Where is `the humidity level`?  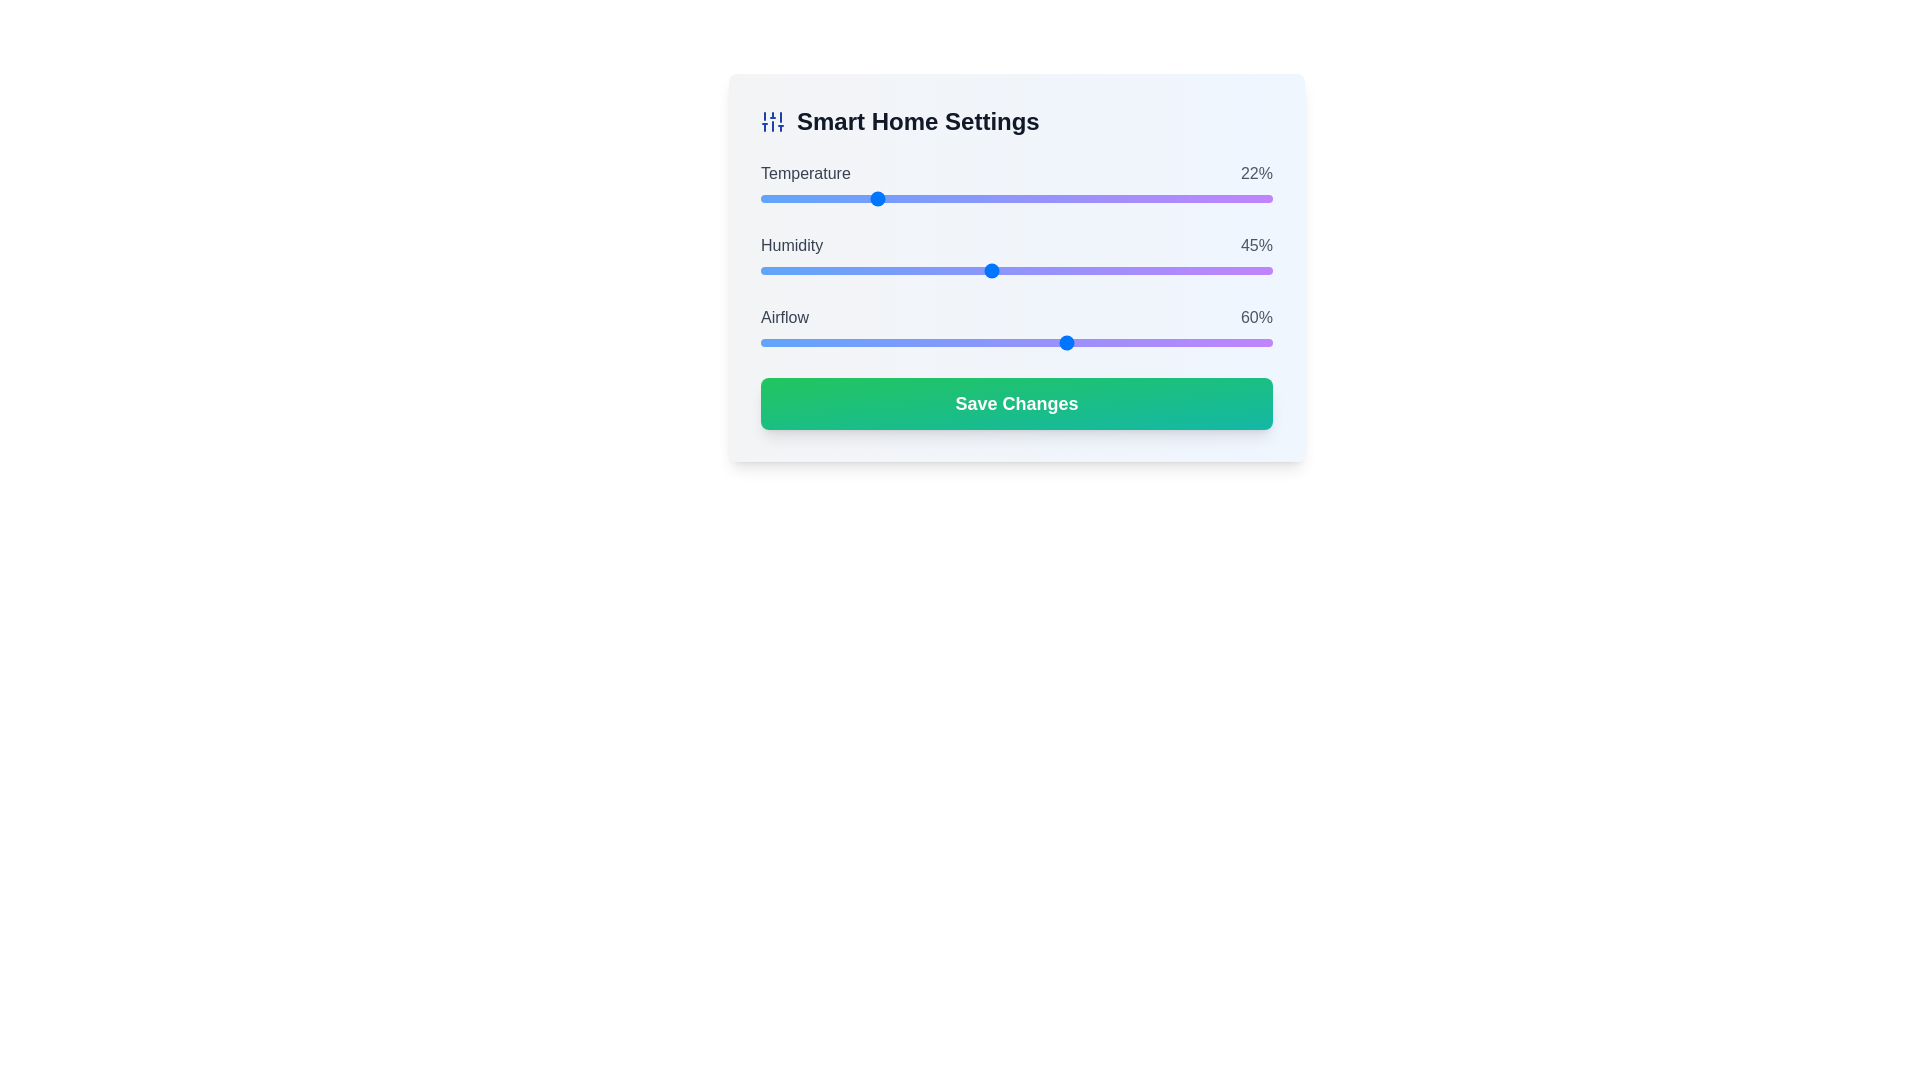
the humidity level is located at coordinates (908, 265).